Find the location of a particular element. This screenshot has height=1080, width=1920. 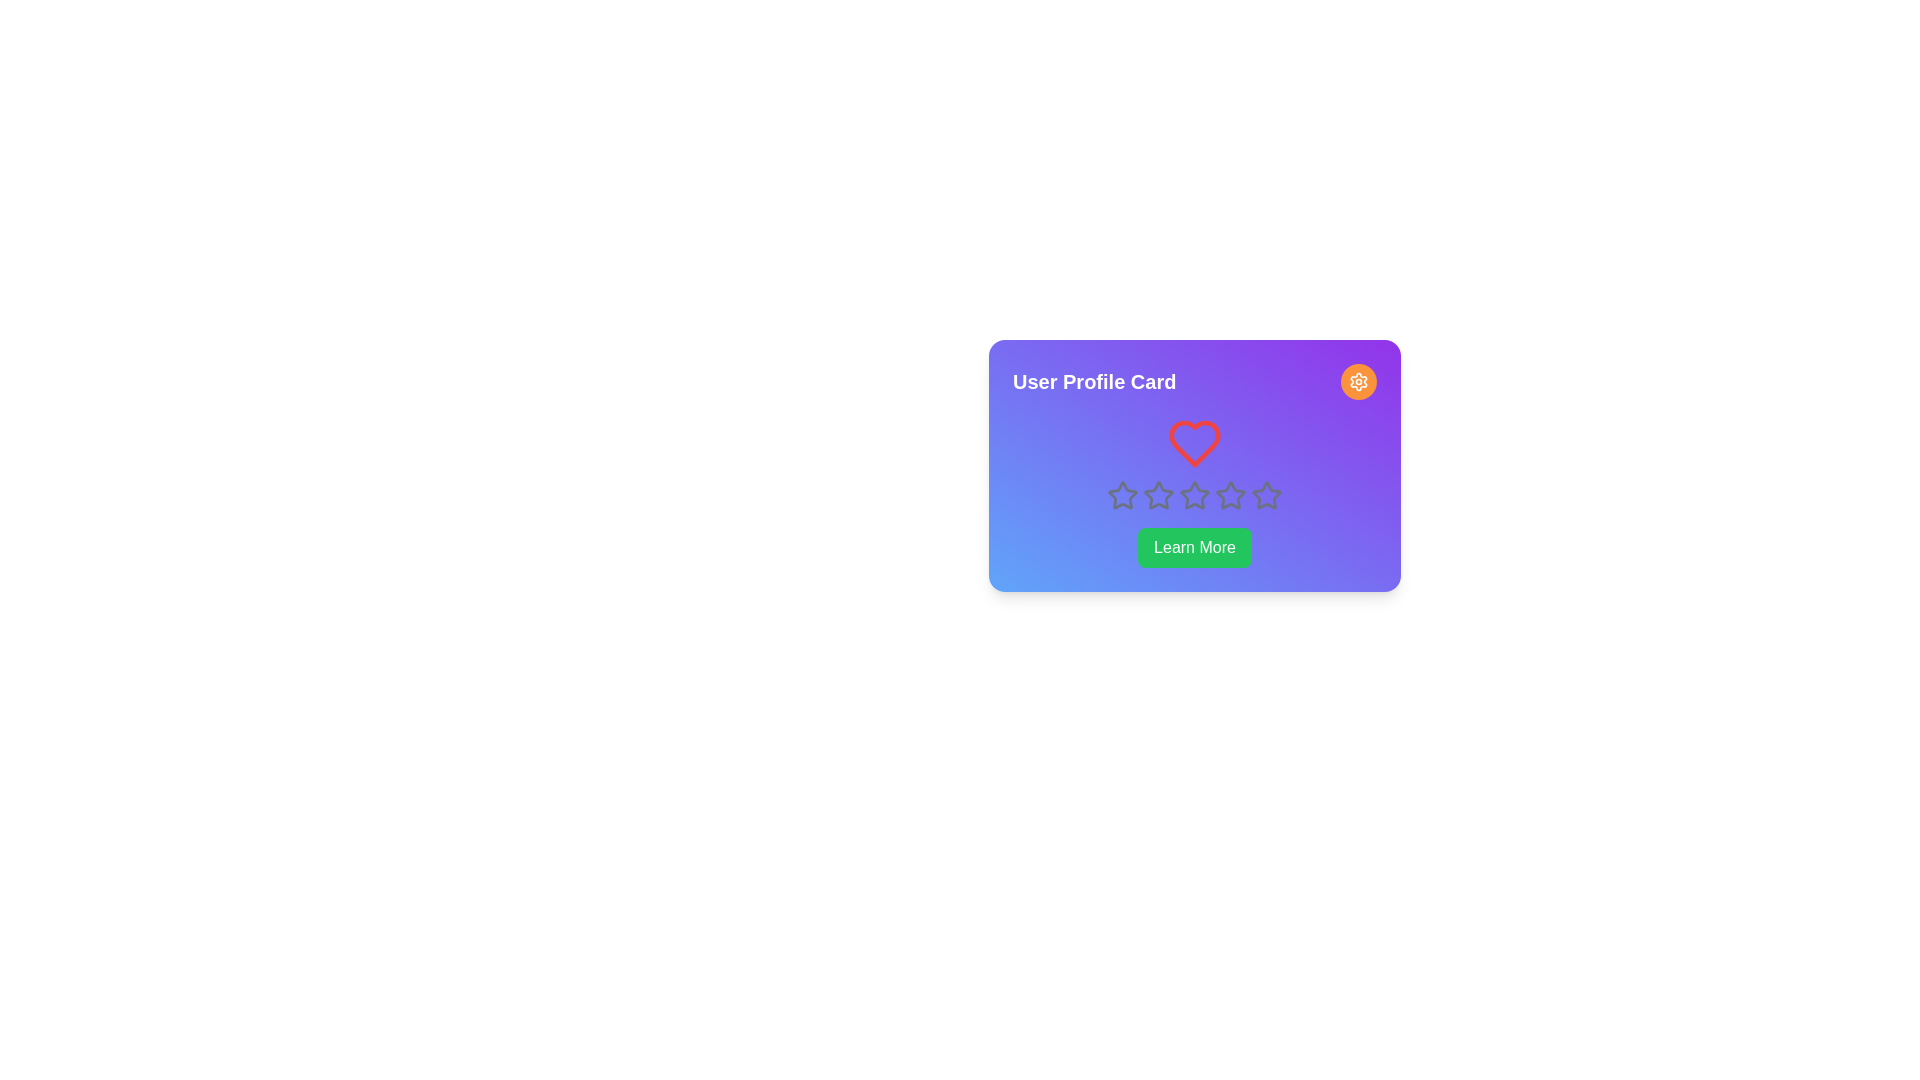

text label that says 'User Profile Card', which is prominently displayed in bold at the top of the section is located at coordinates (1093, 381).